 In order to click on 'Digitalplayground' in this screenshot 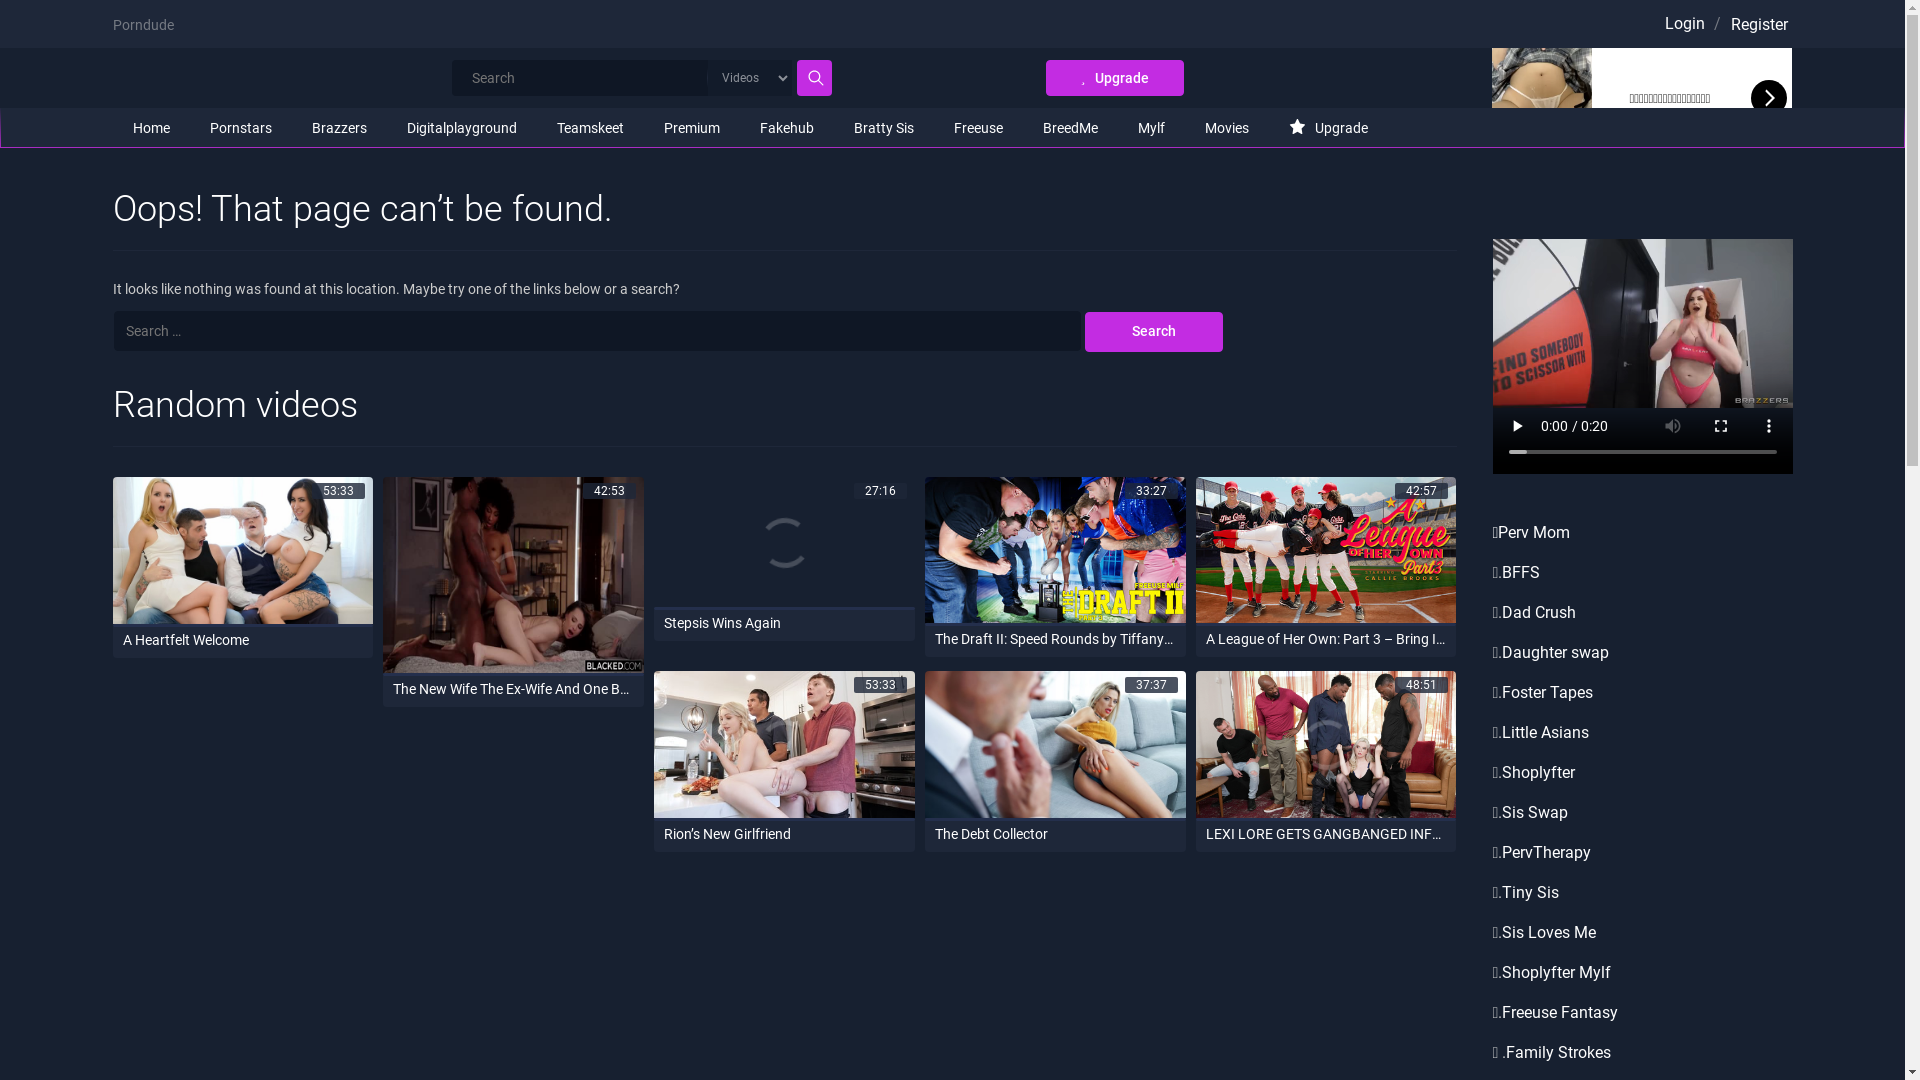, I will do `click(385, 127)`.